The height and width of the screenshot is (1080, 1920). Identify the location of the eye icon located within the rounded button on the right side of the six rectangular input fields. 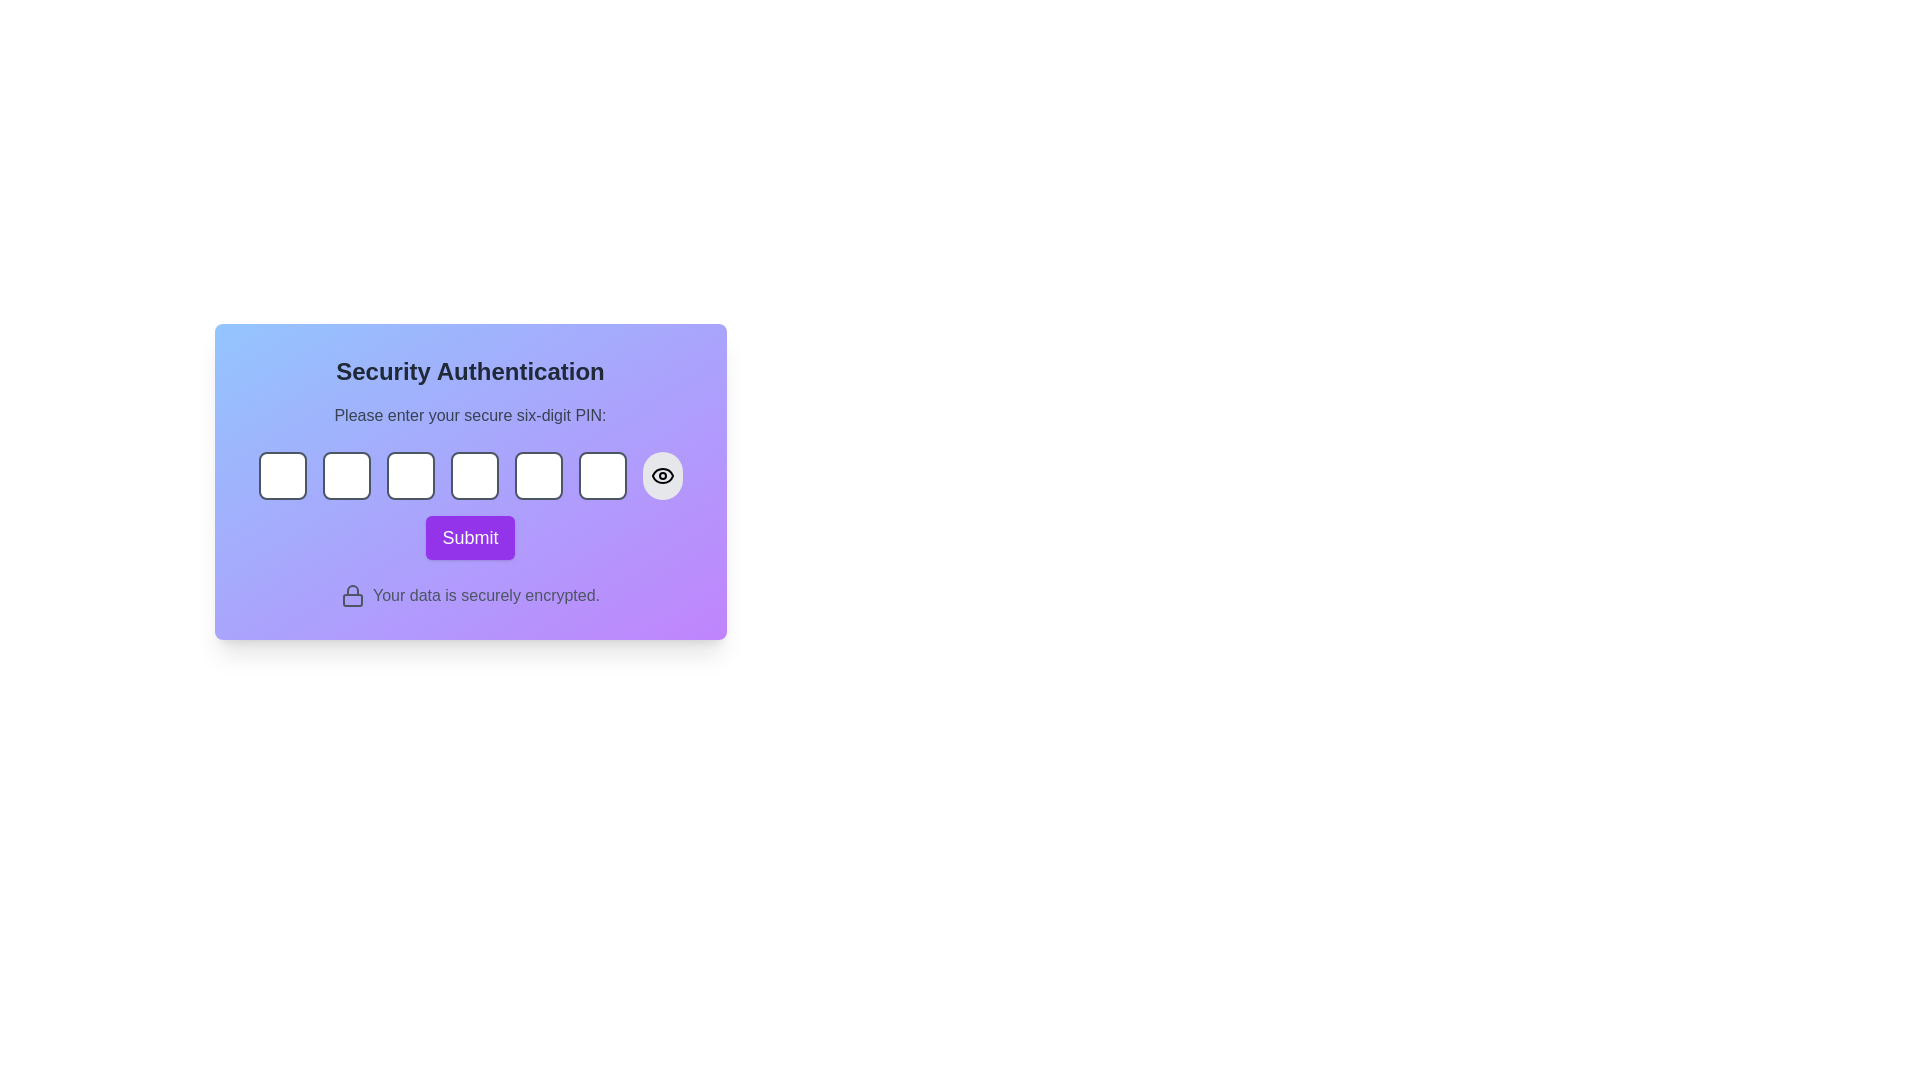
(662, 475).